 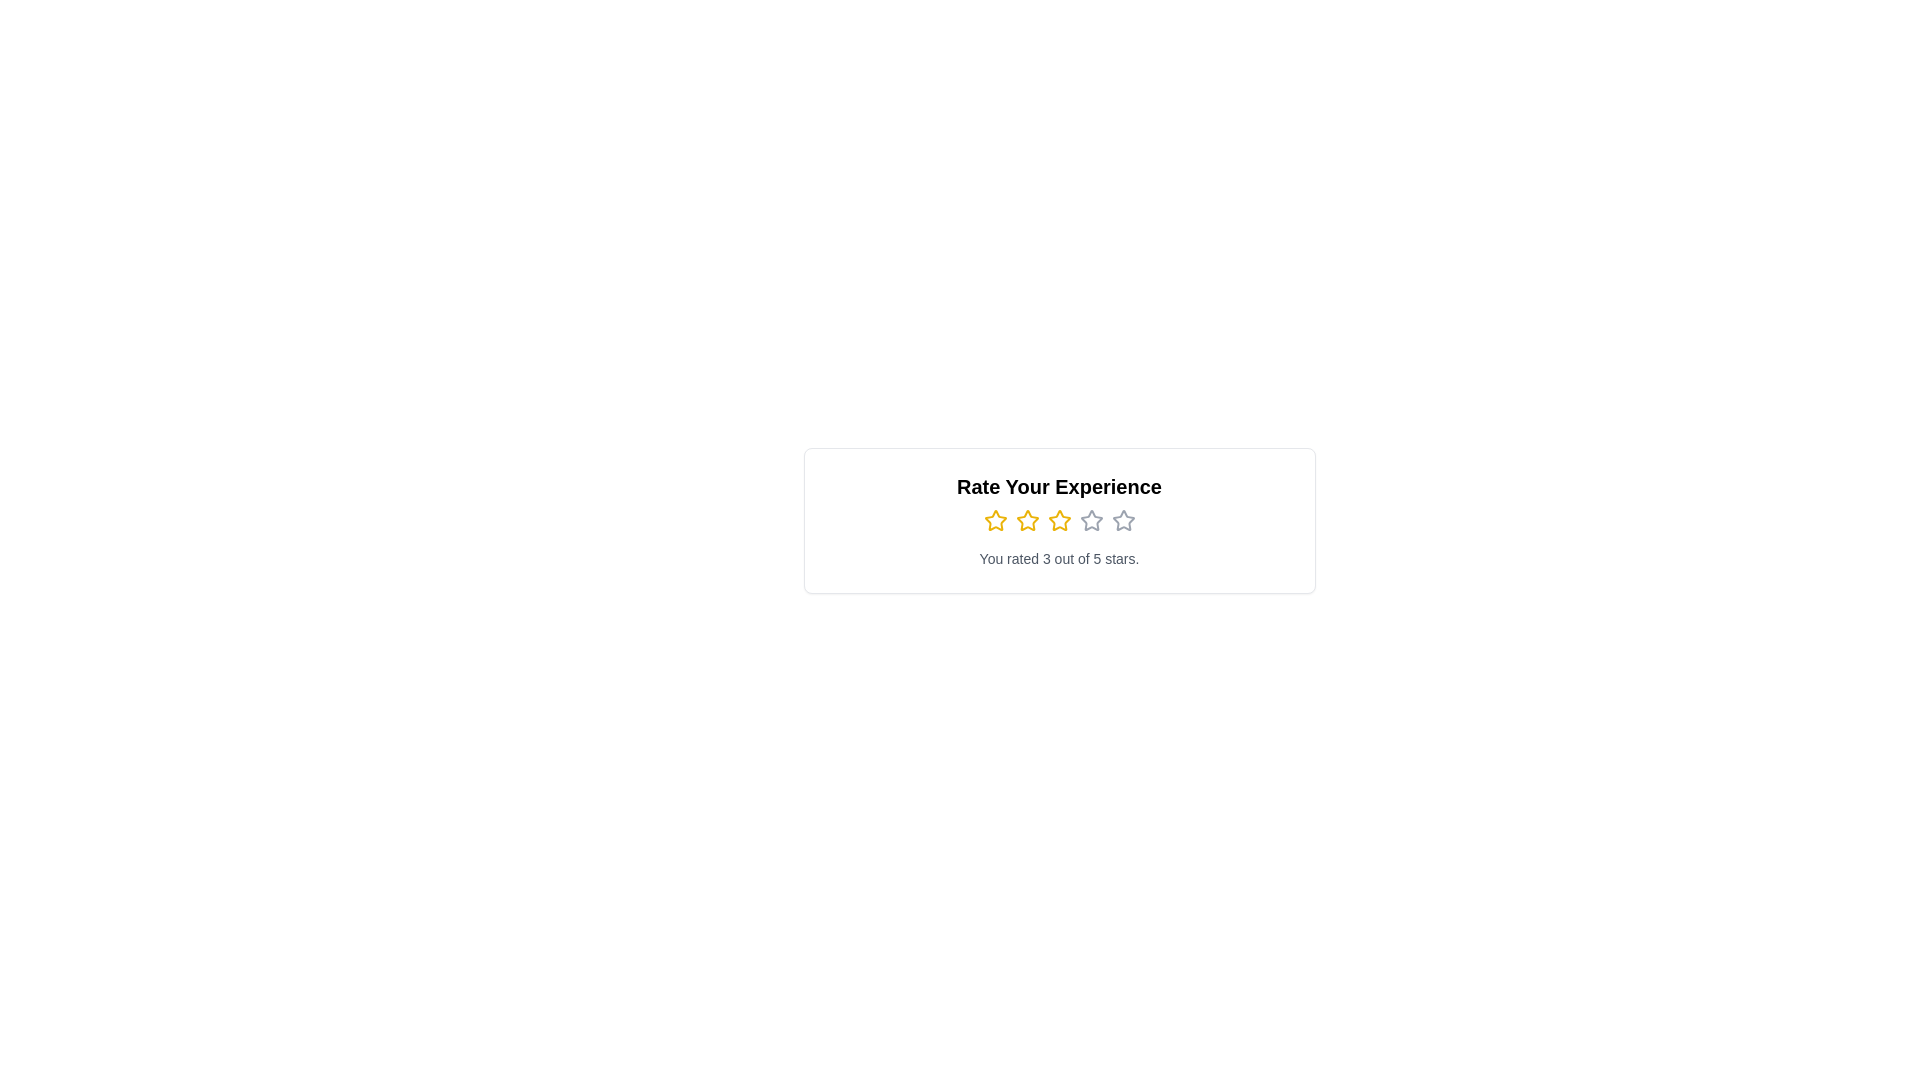 I want to click on the third hollow star icon in the rating section to set a 3-star rating, so click(x=1089, y=519).